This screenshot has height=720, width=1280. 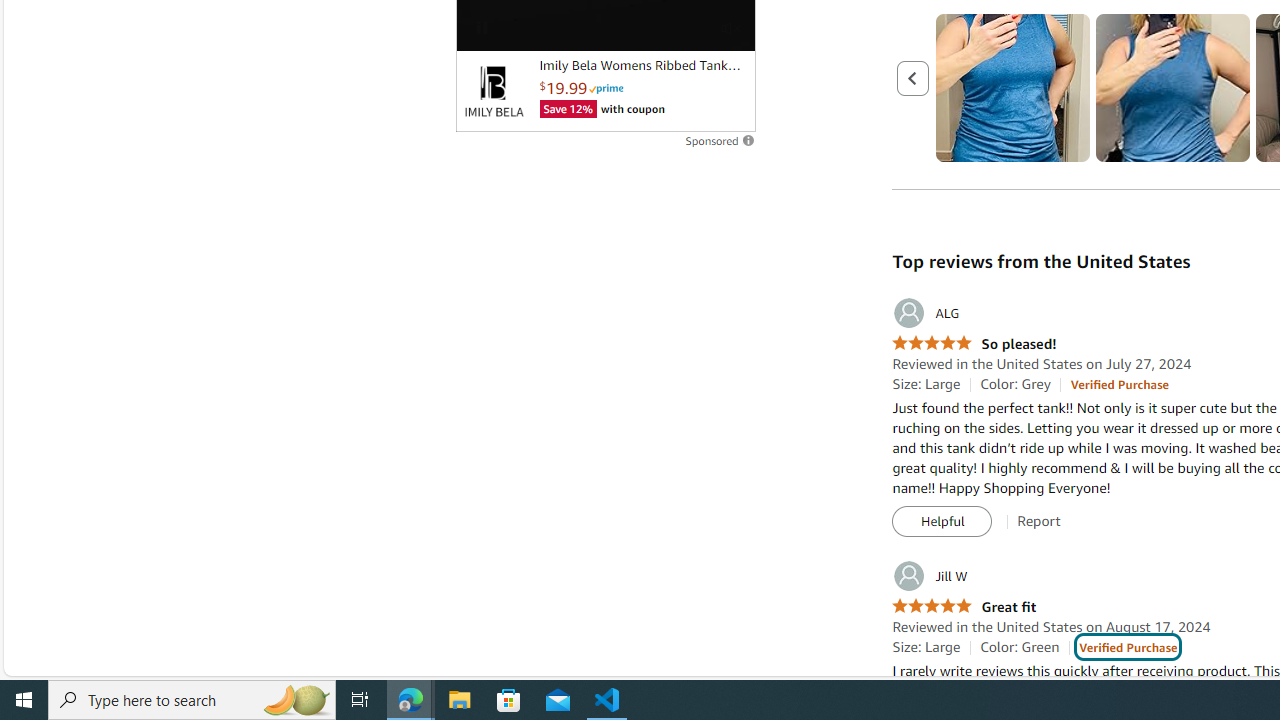 I want to click on 'ALG', so click(x=925, y=313).